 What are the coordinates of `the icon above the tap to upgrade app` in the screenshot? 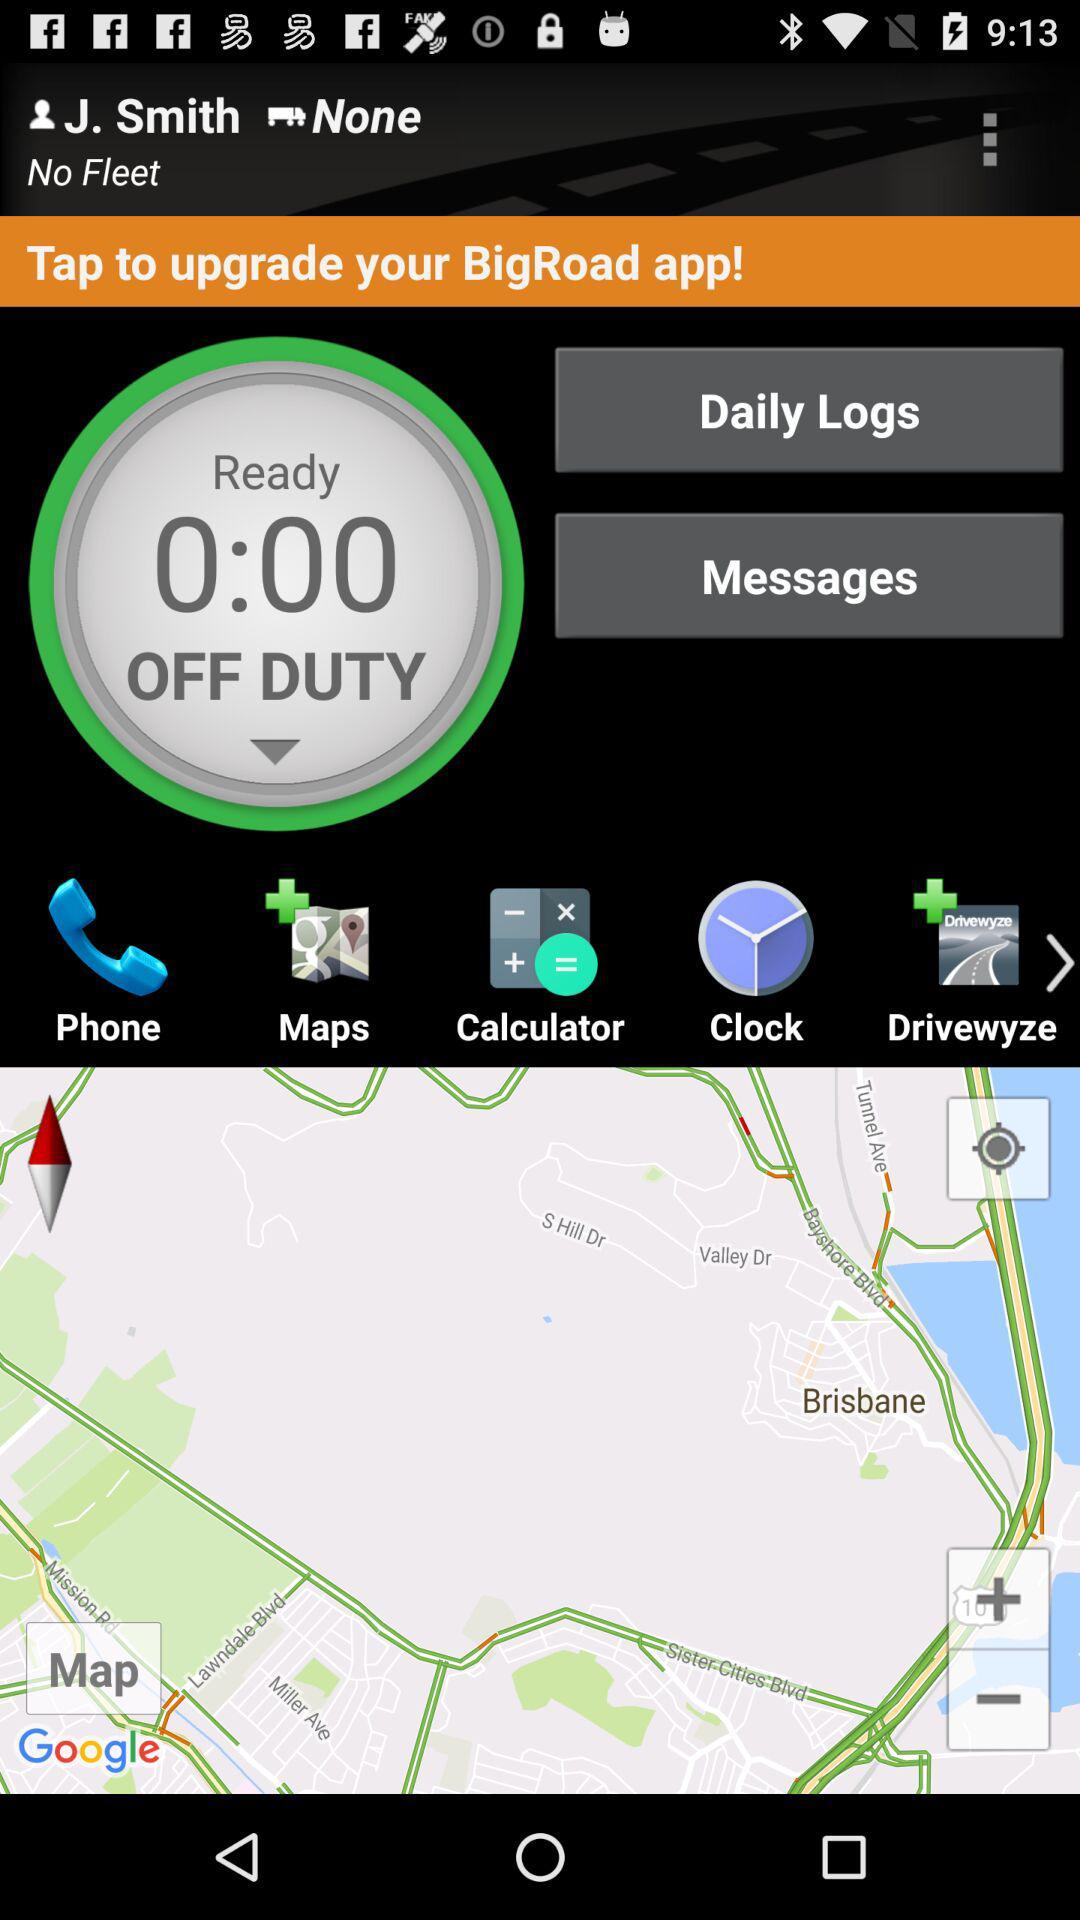 It's located at (990, 138).